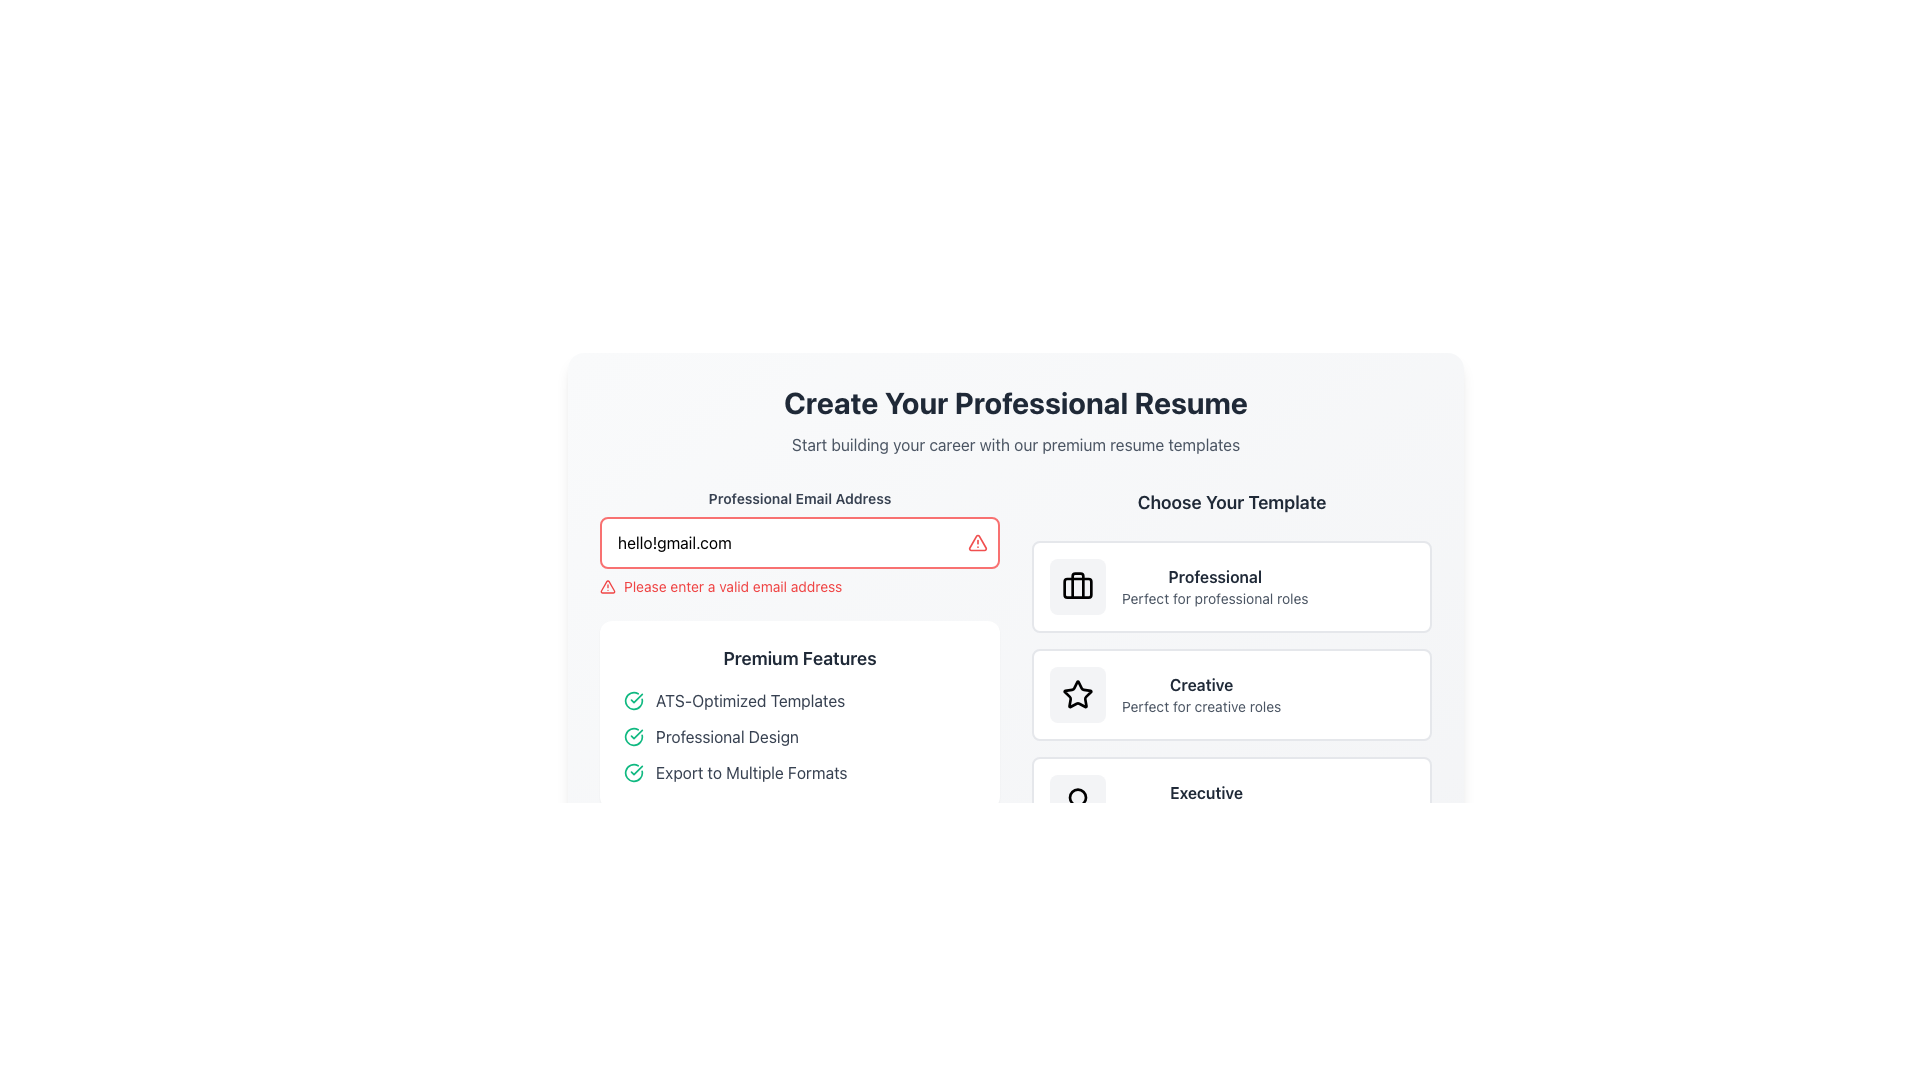 This screenshot has height=1080, width=1920. What do you see at coordinates (1016, 419) in the screenshot?
I see `the text section displaying 'Create Your Professional Resume' and its subtext, which is centered at the top of the page and visually distinct with a white background` at bounding box center [1016, 419].